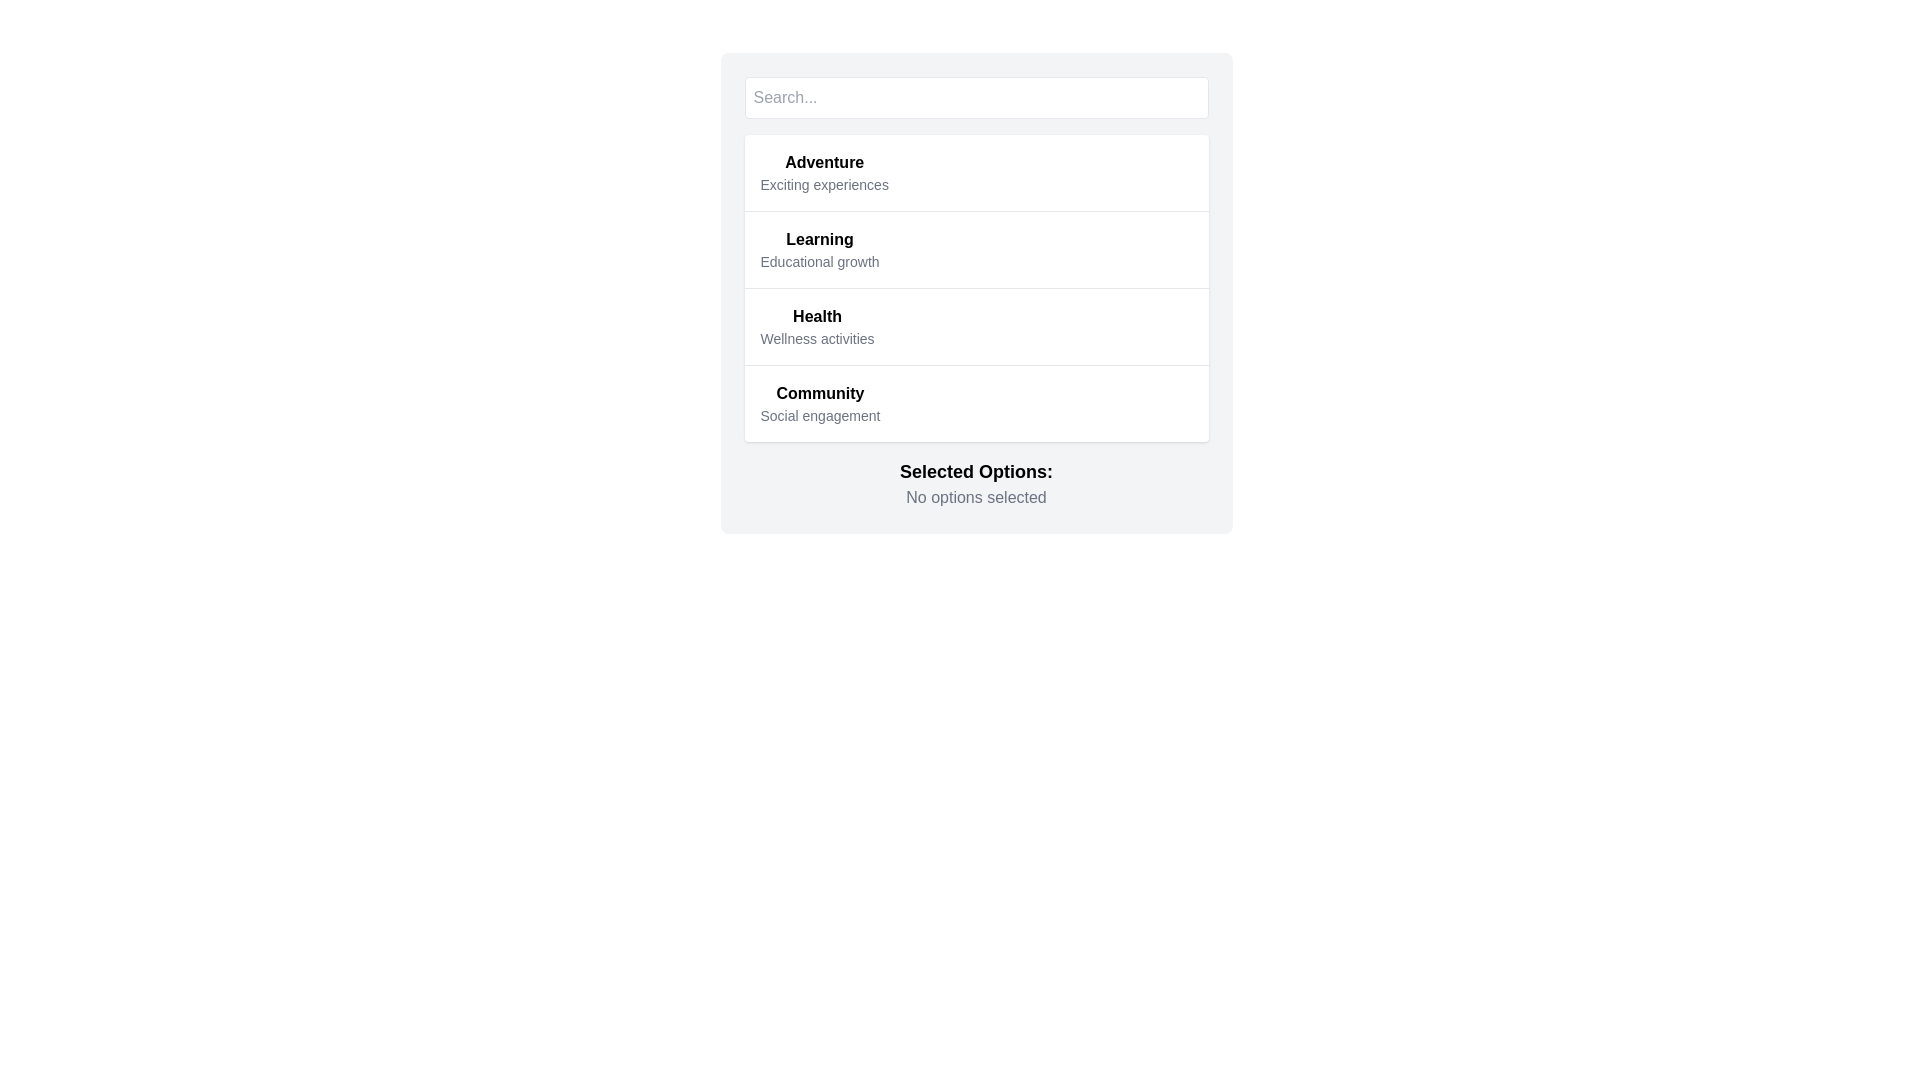 The image size is (1920, 1080). What do you see at coordinates (976, 172) in the screenshot?
I see `the first item in the selection list that enables users to select or view details about 'Adventure' related experiences` at bounding box center [976, 172].